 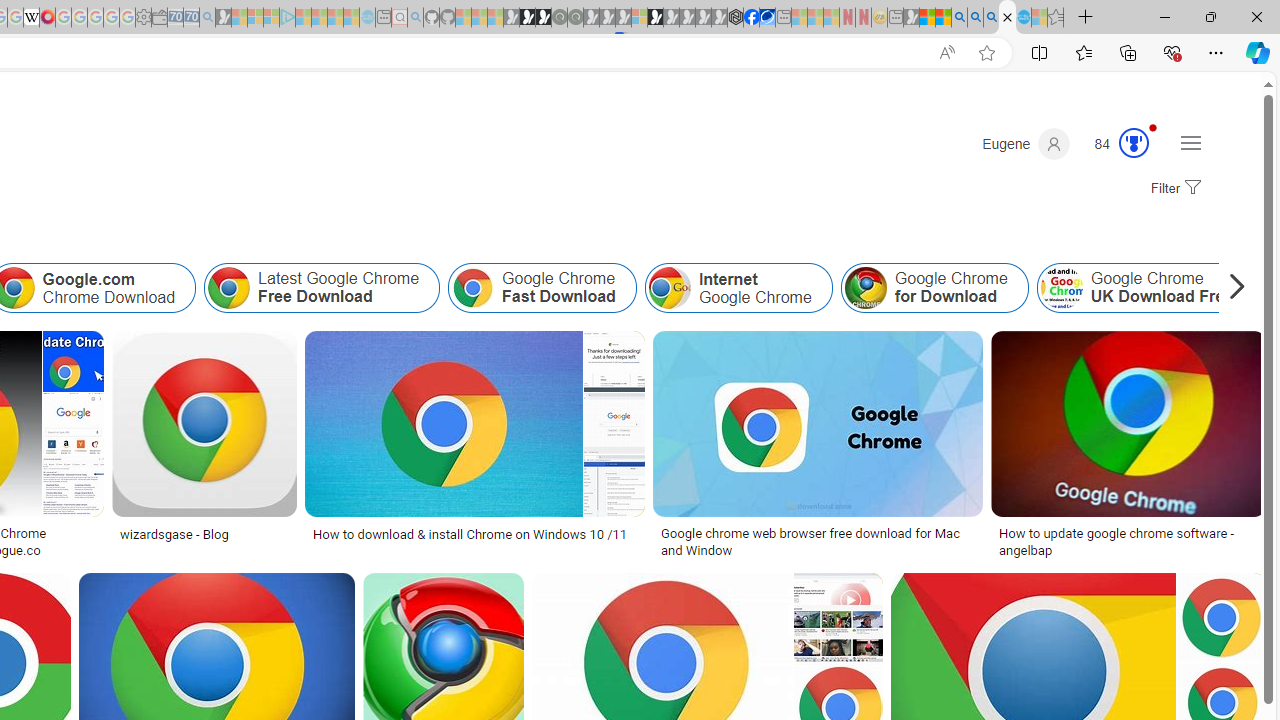 What do you see at coordinates (1134, 141) in the screenshot?
I see `'AutomationID: rh_meter'` at bounding box center [1134, 141].